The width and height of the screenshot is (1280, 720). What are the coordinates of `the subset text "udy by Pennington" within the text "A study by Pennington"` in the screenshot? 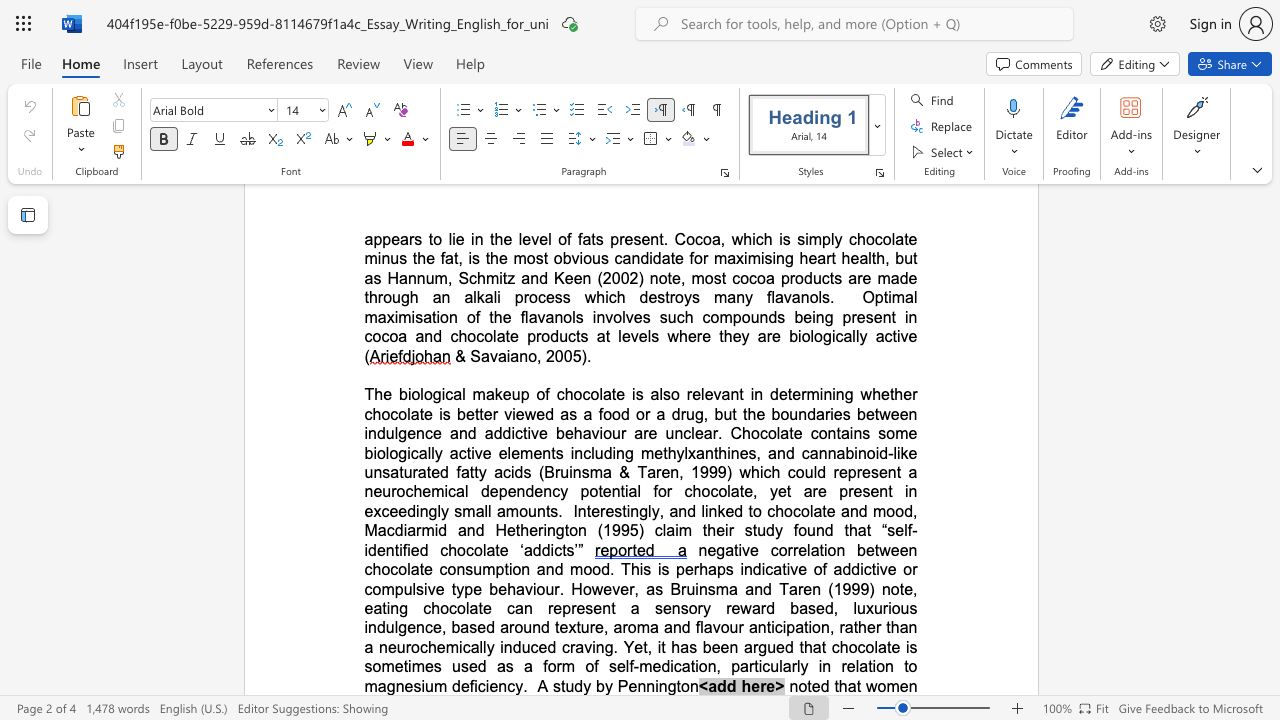 It's located at (564, 685).